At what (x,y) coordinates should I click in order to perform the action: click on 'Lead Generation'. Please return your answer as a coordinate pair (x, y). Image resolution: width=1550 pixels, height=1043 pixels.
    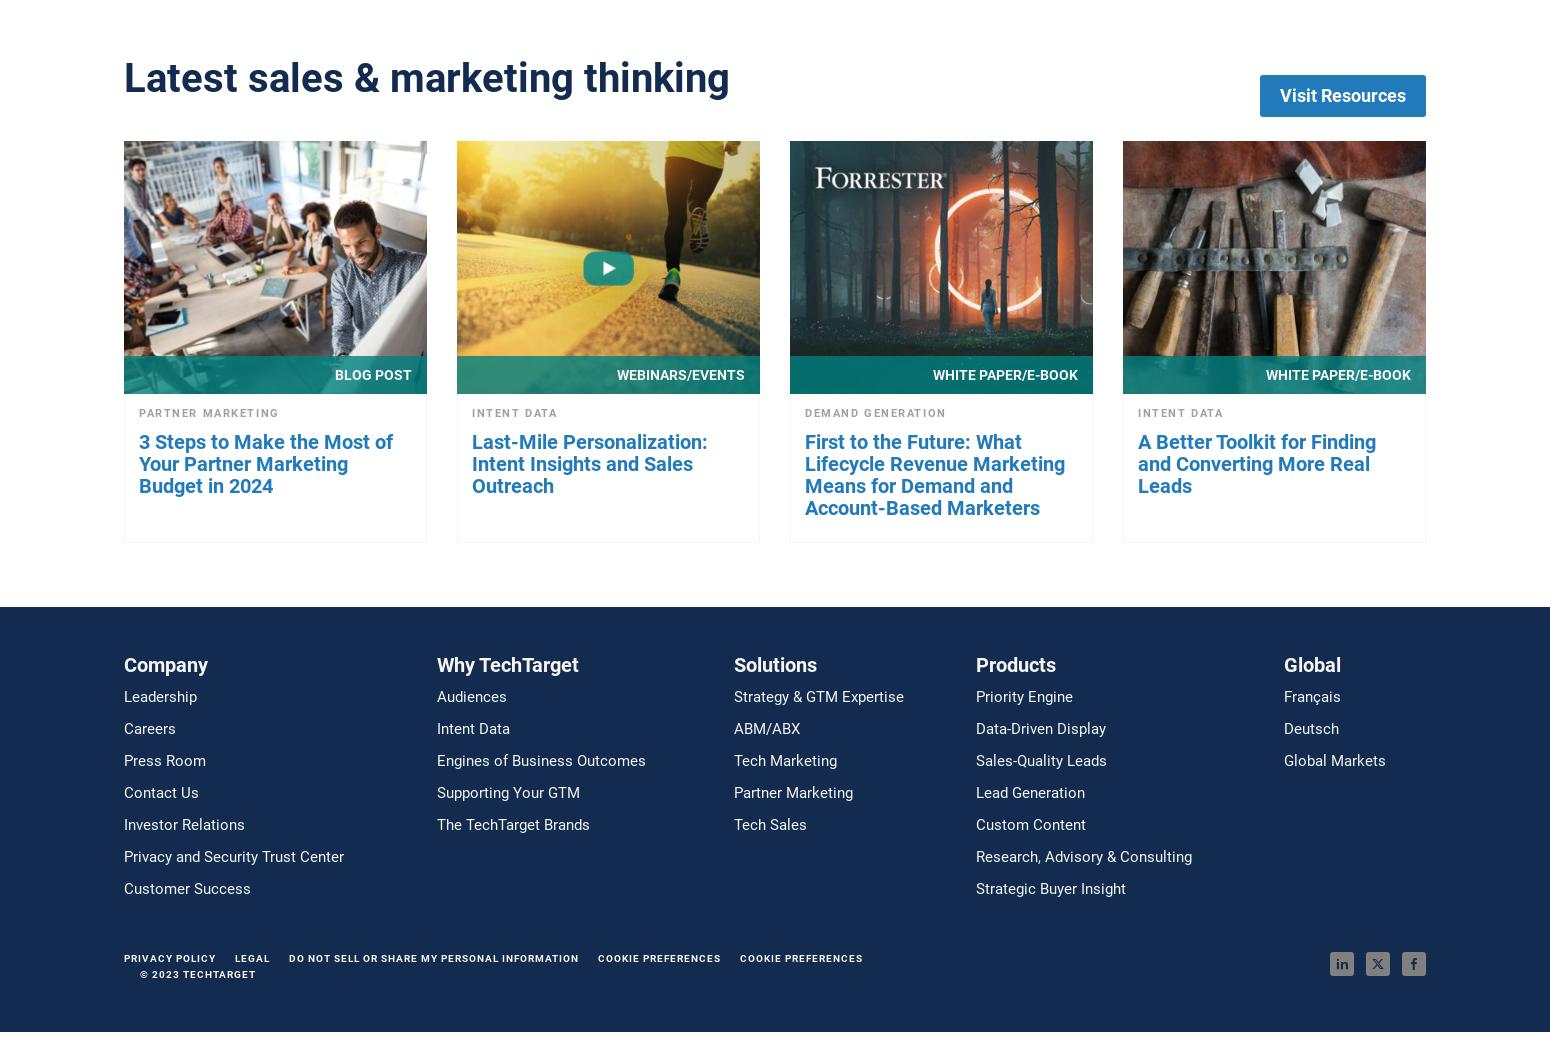
    Looking at the image, I should click on (975, 790).